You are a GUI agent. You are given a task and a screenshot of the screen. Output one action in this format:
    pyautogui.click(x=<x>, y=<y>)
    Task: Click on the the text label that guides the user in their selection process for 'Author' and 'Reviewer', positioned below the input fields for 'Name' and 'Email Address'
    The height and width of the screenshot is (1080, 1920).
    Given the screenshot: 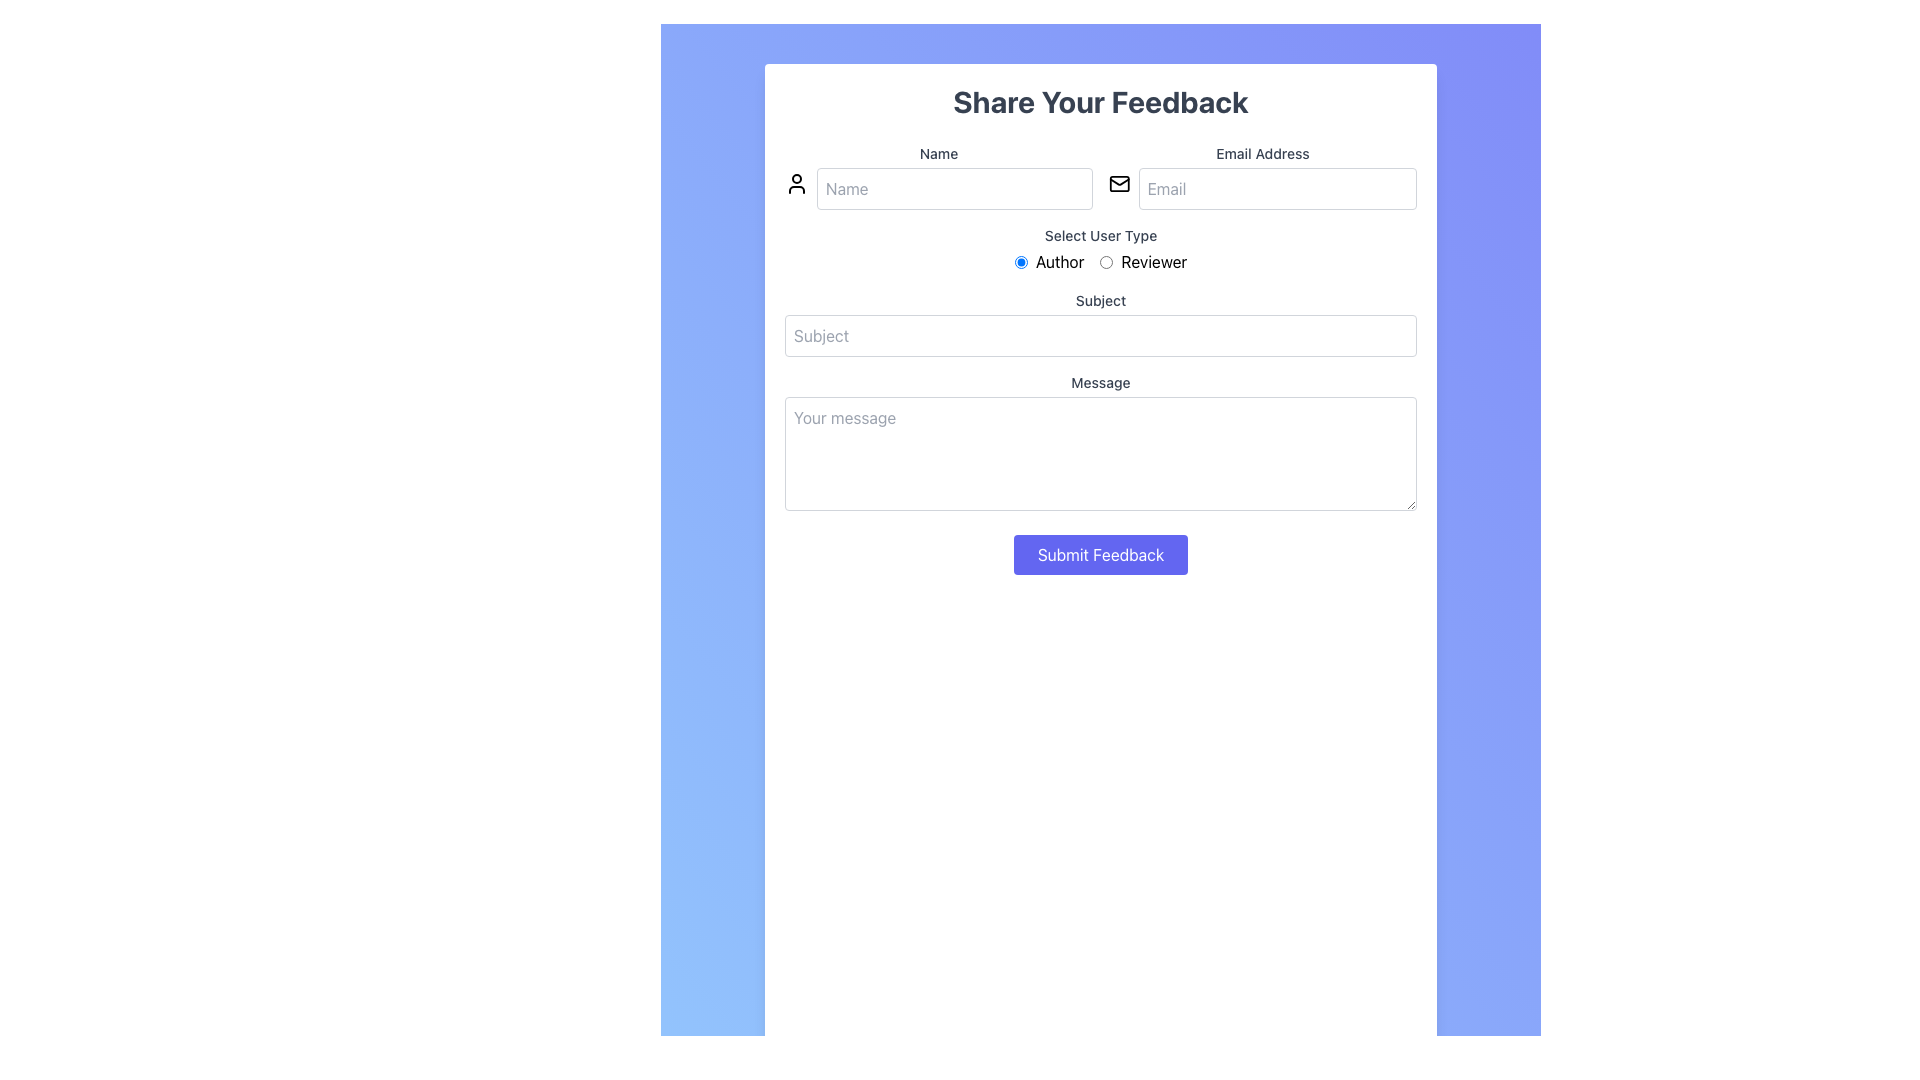 What is the action you would take?
    pyautogui.click(x=1099, y=234)
    